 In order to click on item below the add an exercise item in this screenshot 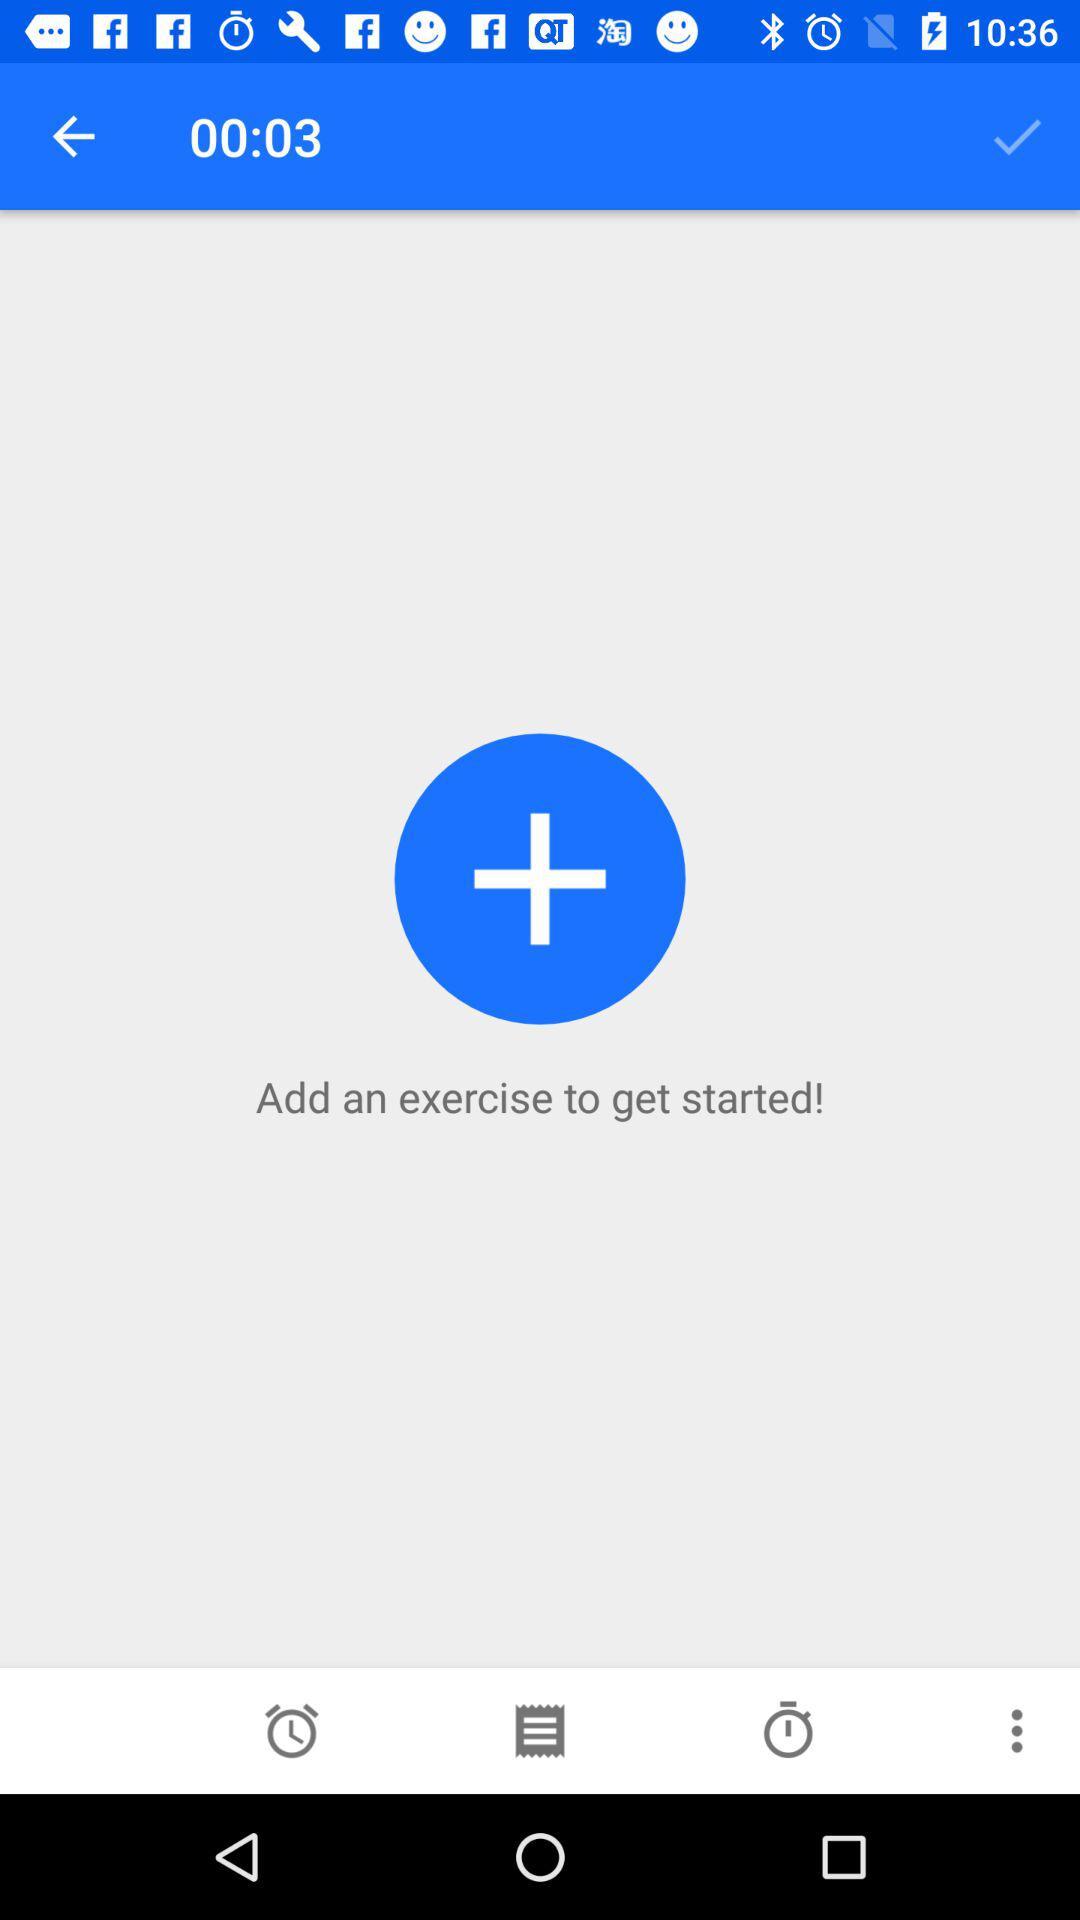, I will do `click(786, 1730)`.